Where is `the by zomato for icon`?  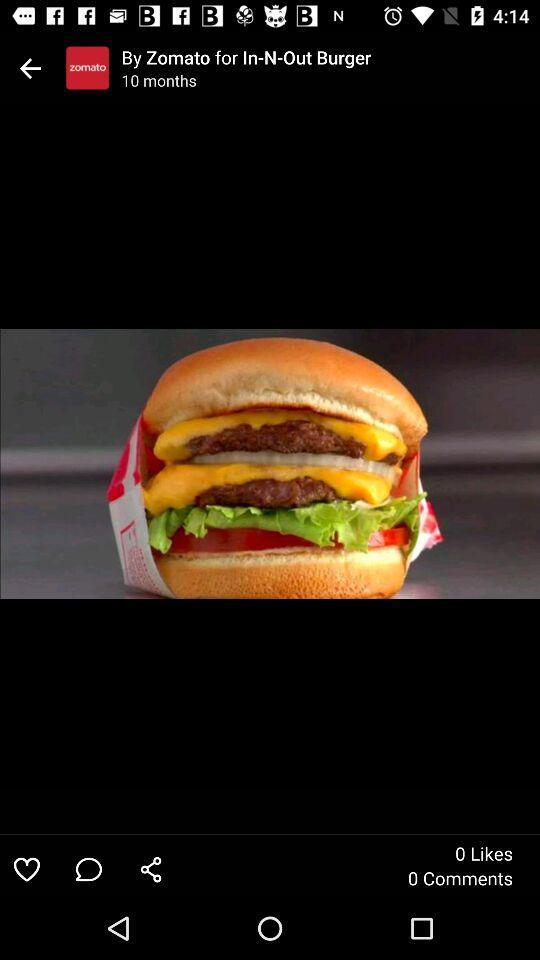
the by zomato for icon is located at coordinates (330, 56).